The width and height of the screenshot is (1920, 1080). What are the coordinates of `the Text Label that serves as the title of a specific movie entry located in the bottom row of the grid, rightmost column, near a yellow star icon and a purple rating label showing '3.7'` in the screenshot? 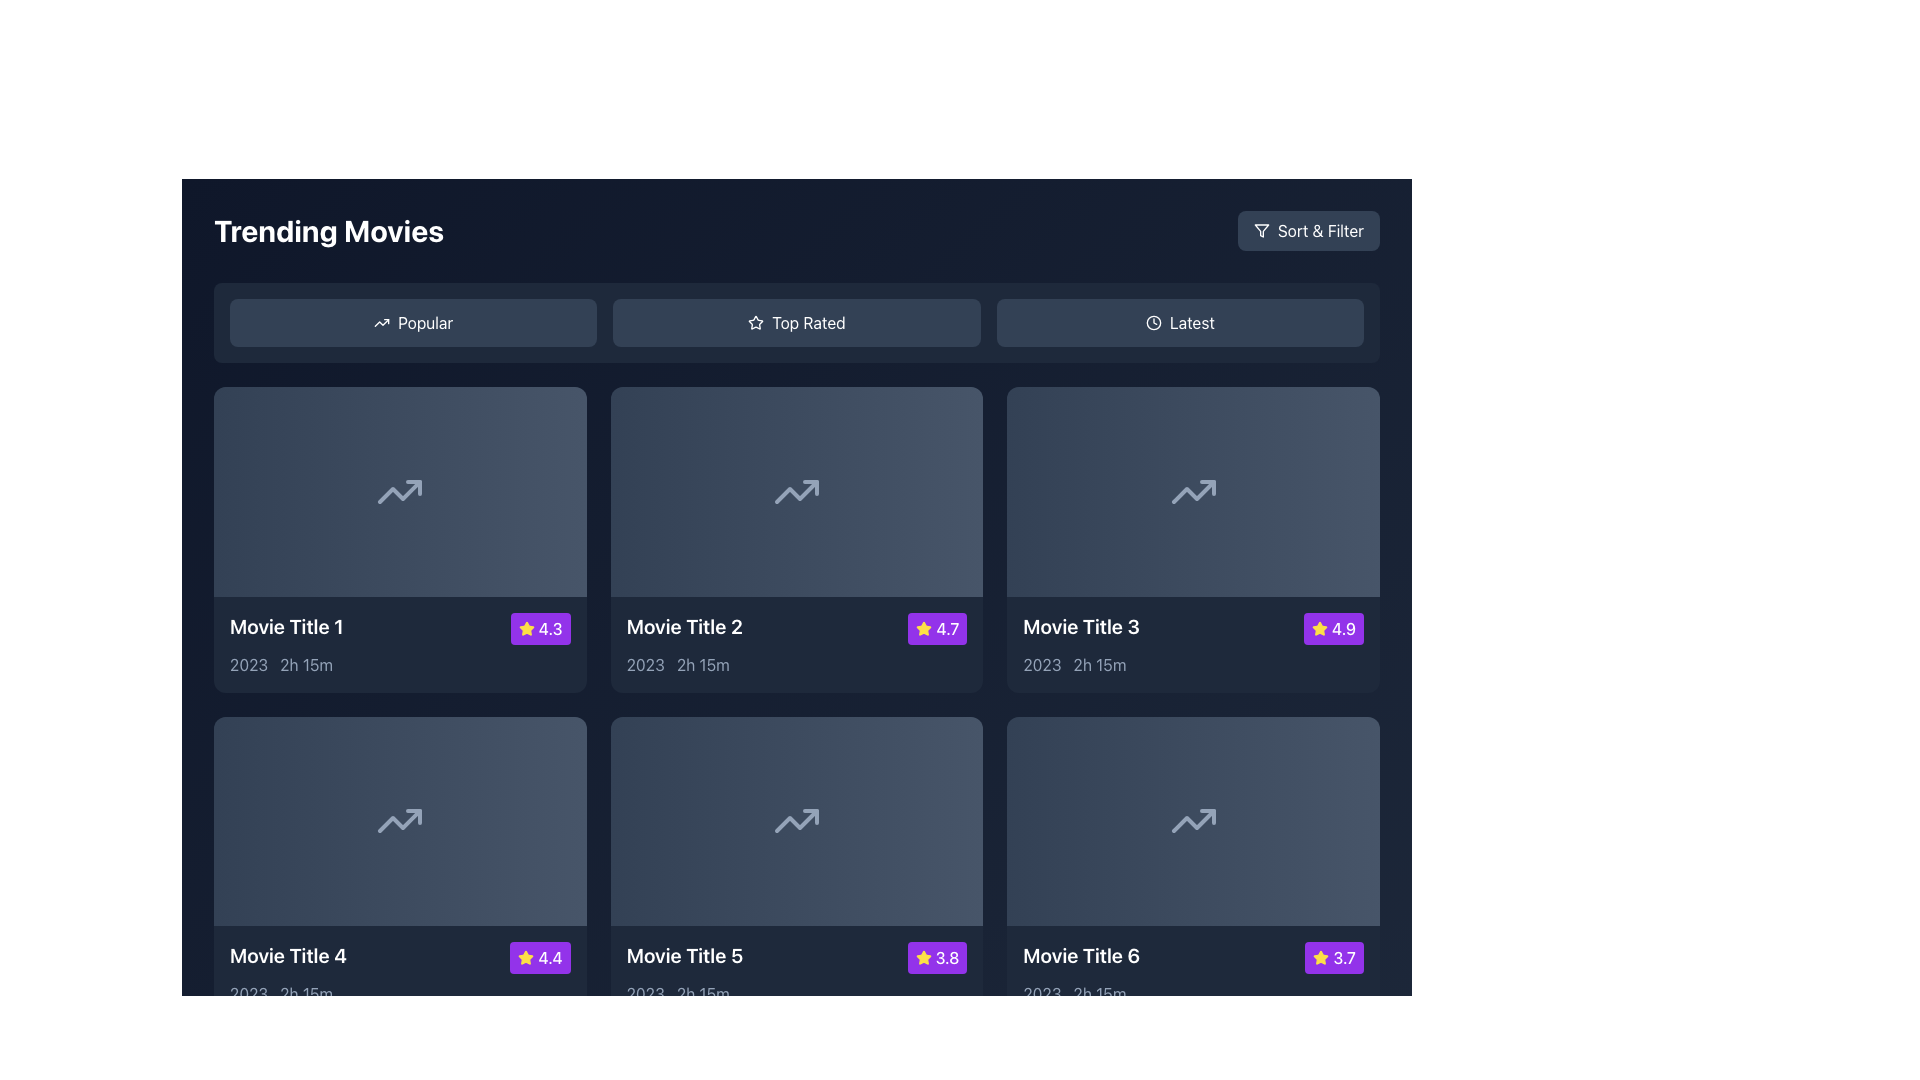 It's located at (1080, 955).